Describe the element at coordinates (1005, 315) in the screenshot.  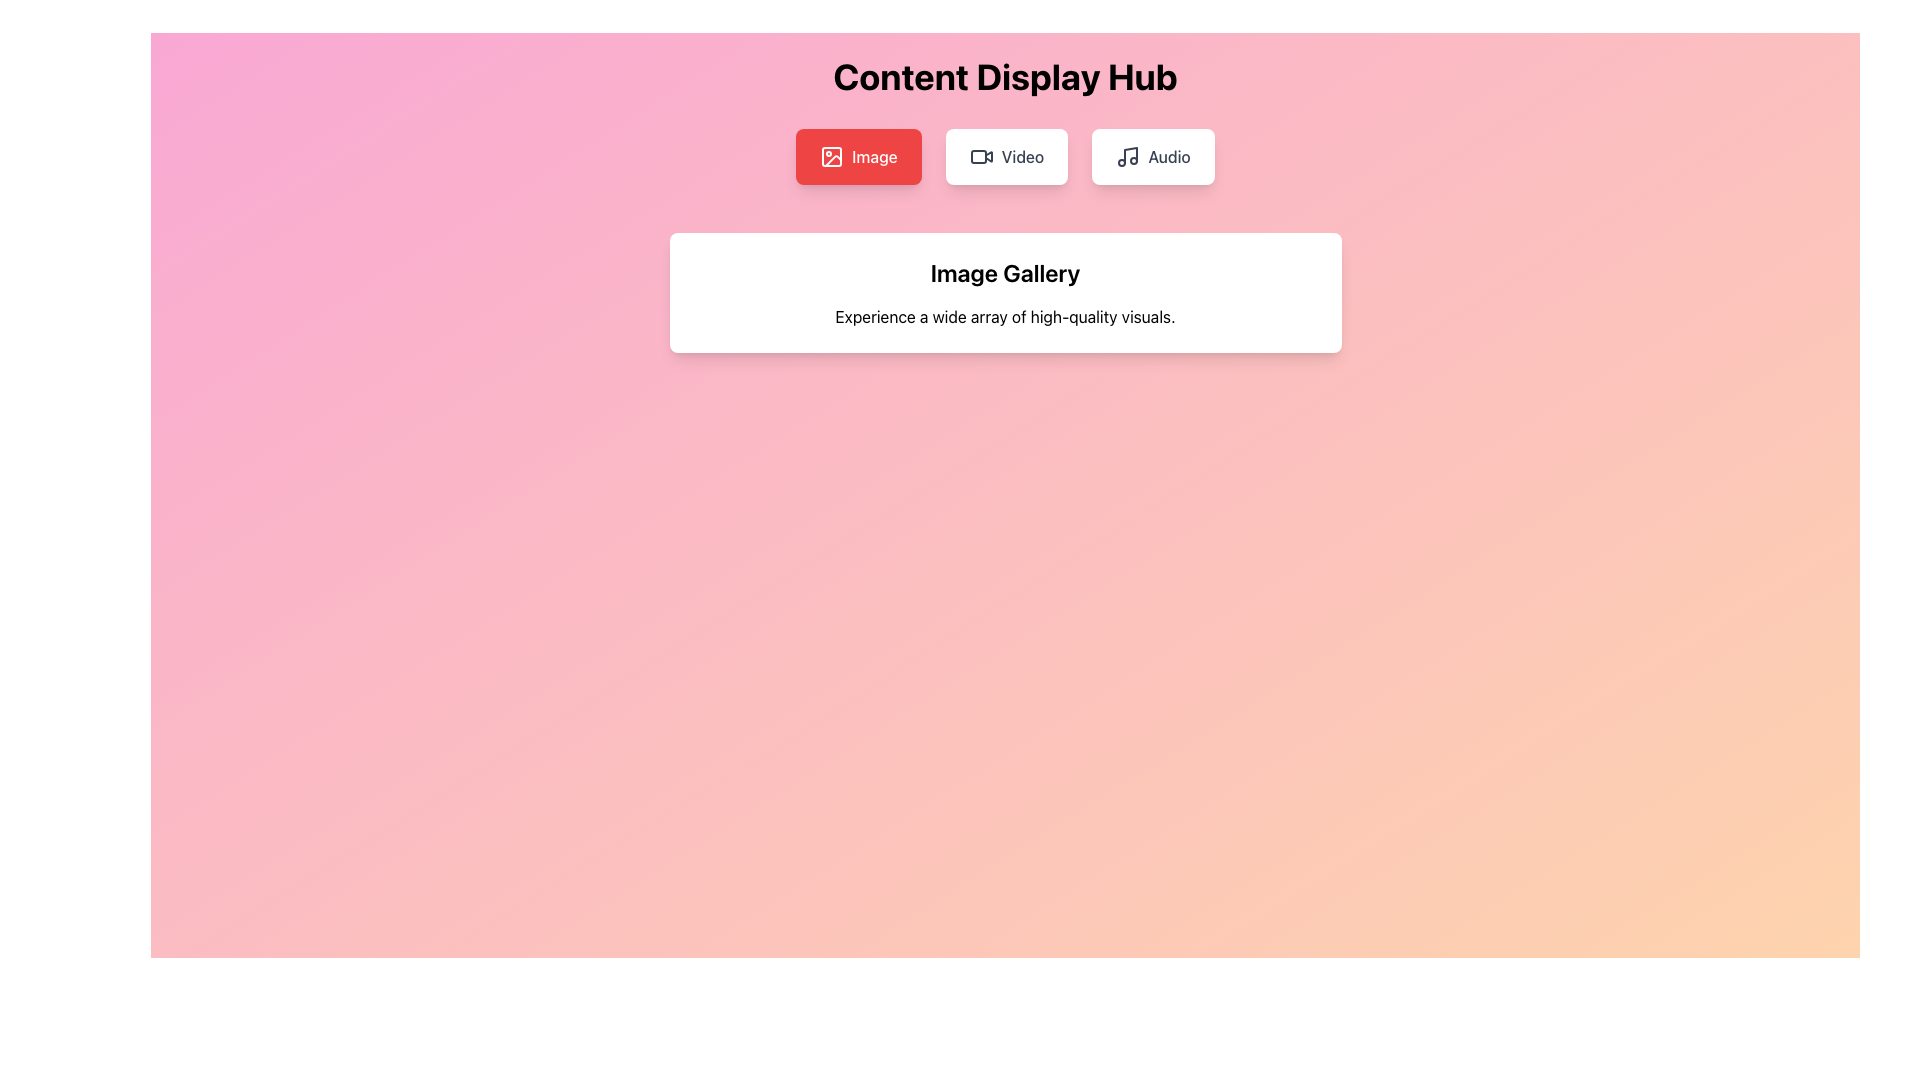
I see `the text element displaying 'Experience a wide array of high-quality visuals.' which is located centrally below the 'Image Gallery' header` at that location.